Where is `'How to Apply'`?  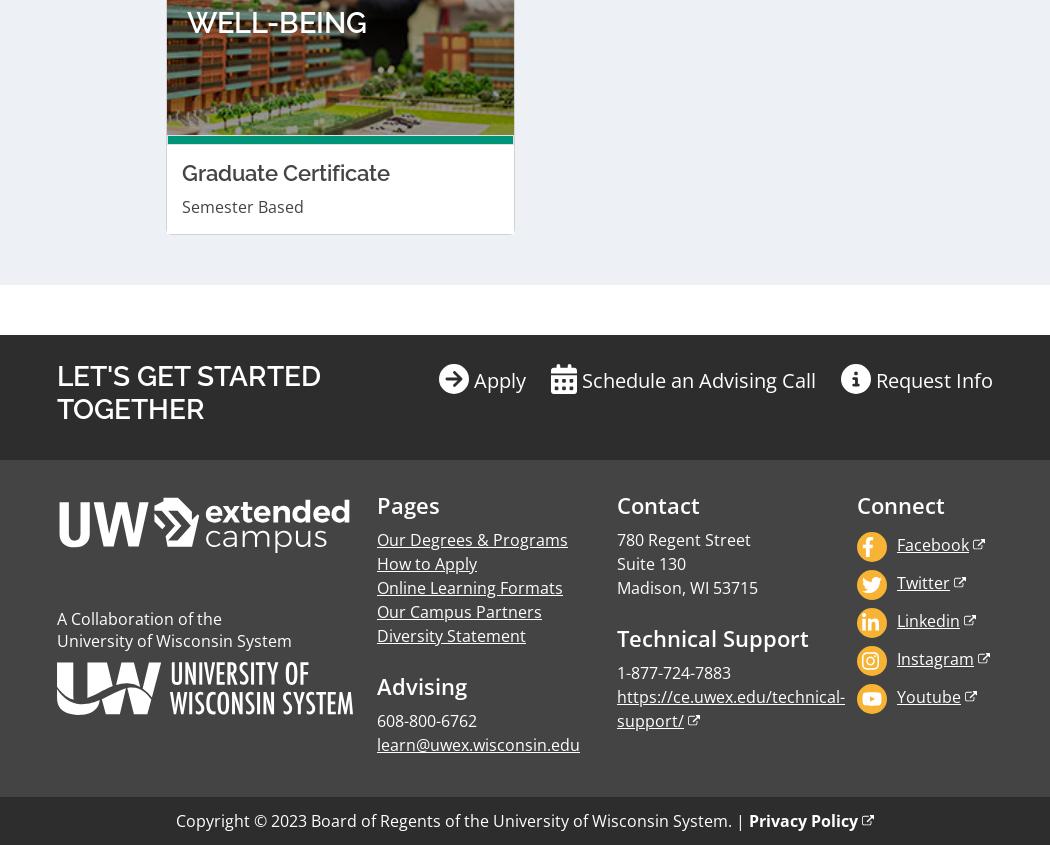
'How to Apply' is located at coordinates (424, 60).